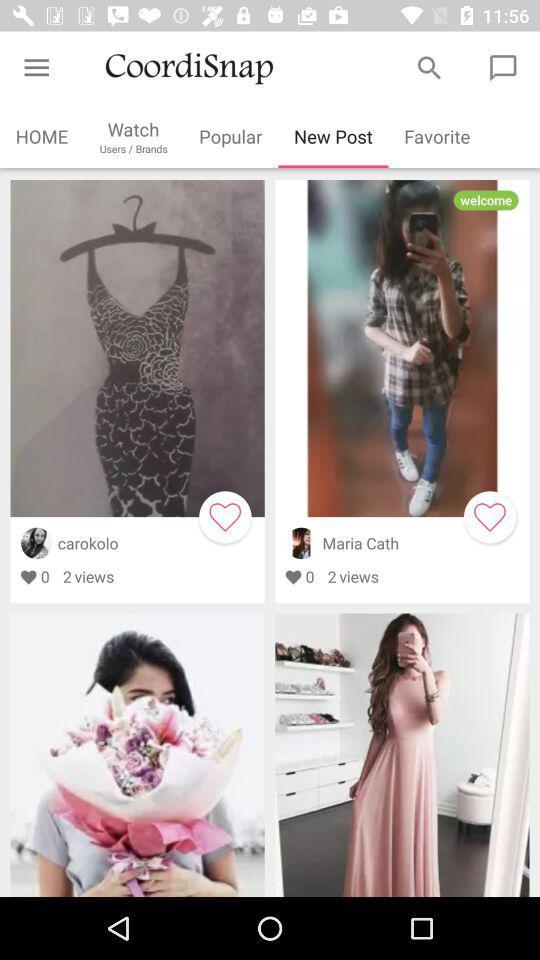  What do you see at coordinates (428, 68) in the screenshot?
I see `icon above favorite icon` at bounding box center [428, 68].